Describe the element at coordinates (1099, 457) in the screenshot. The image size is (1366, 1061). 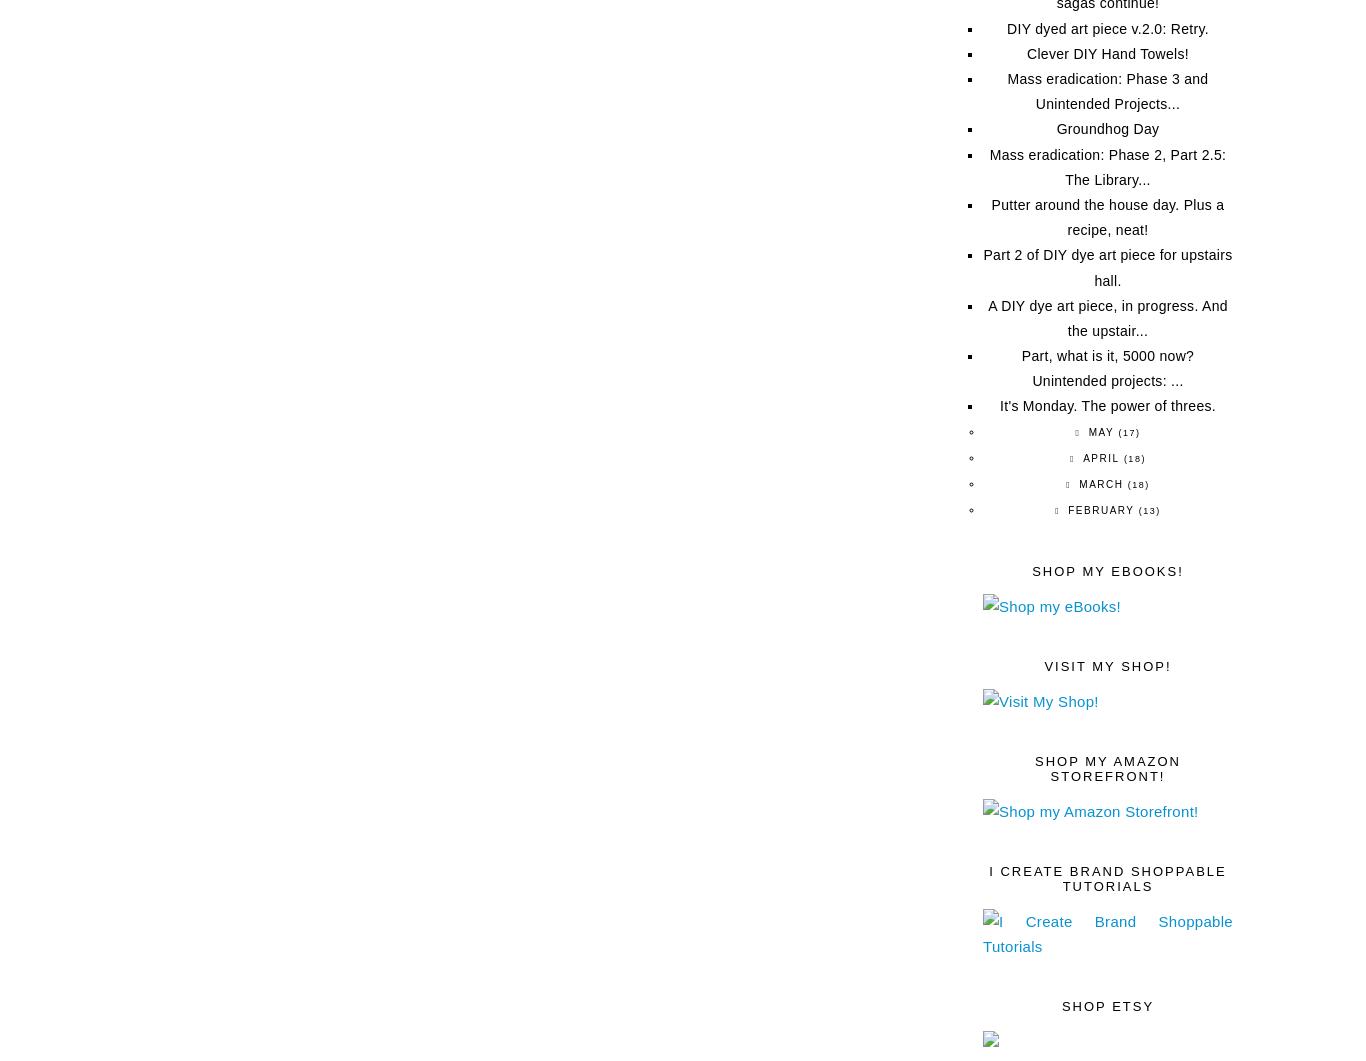
I see `'April'` at that location.